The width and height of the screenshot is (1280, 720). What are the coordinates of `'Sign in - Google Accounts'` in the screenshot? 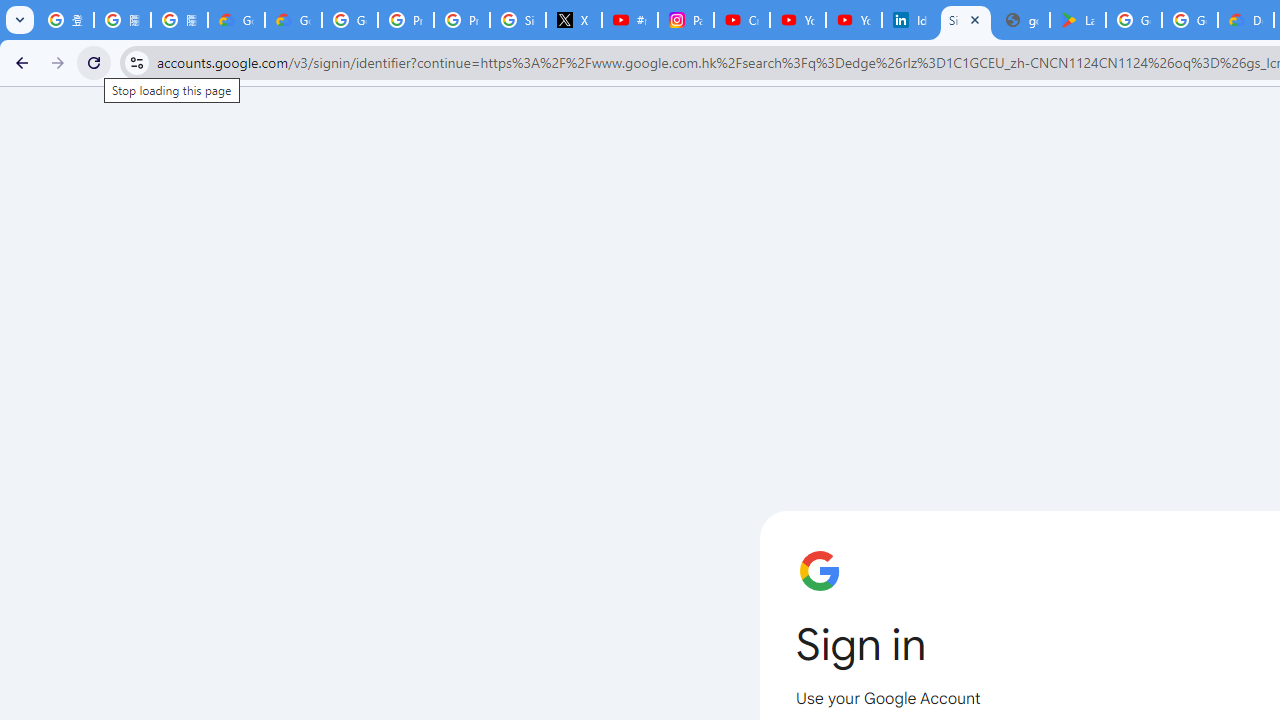 It's located at (966, 20).